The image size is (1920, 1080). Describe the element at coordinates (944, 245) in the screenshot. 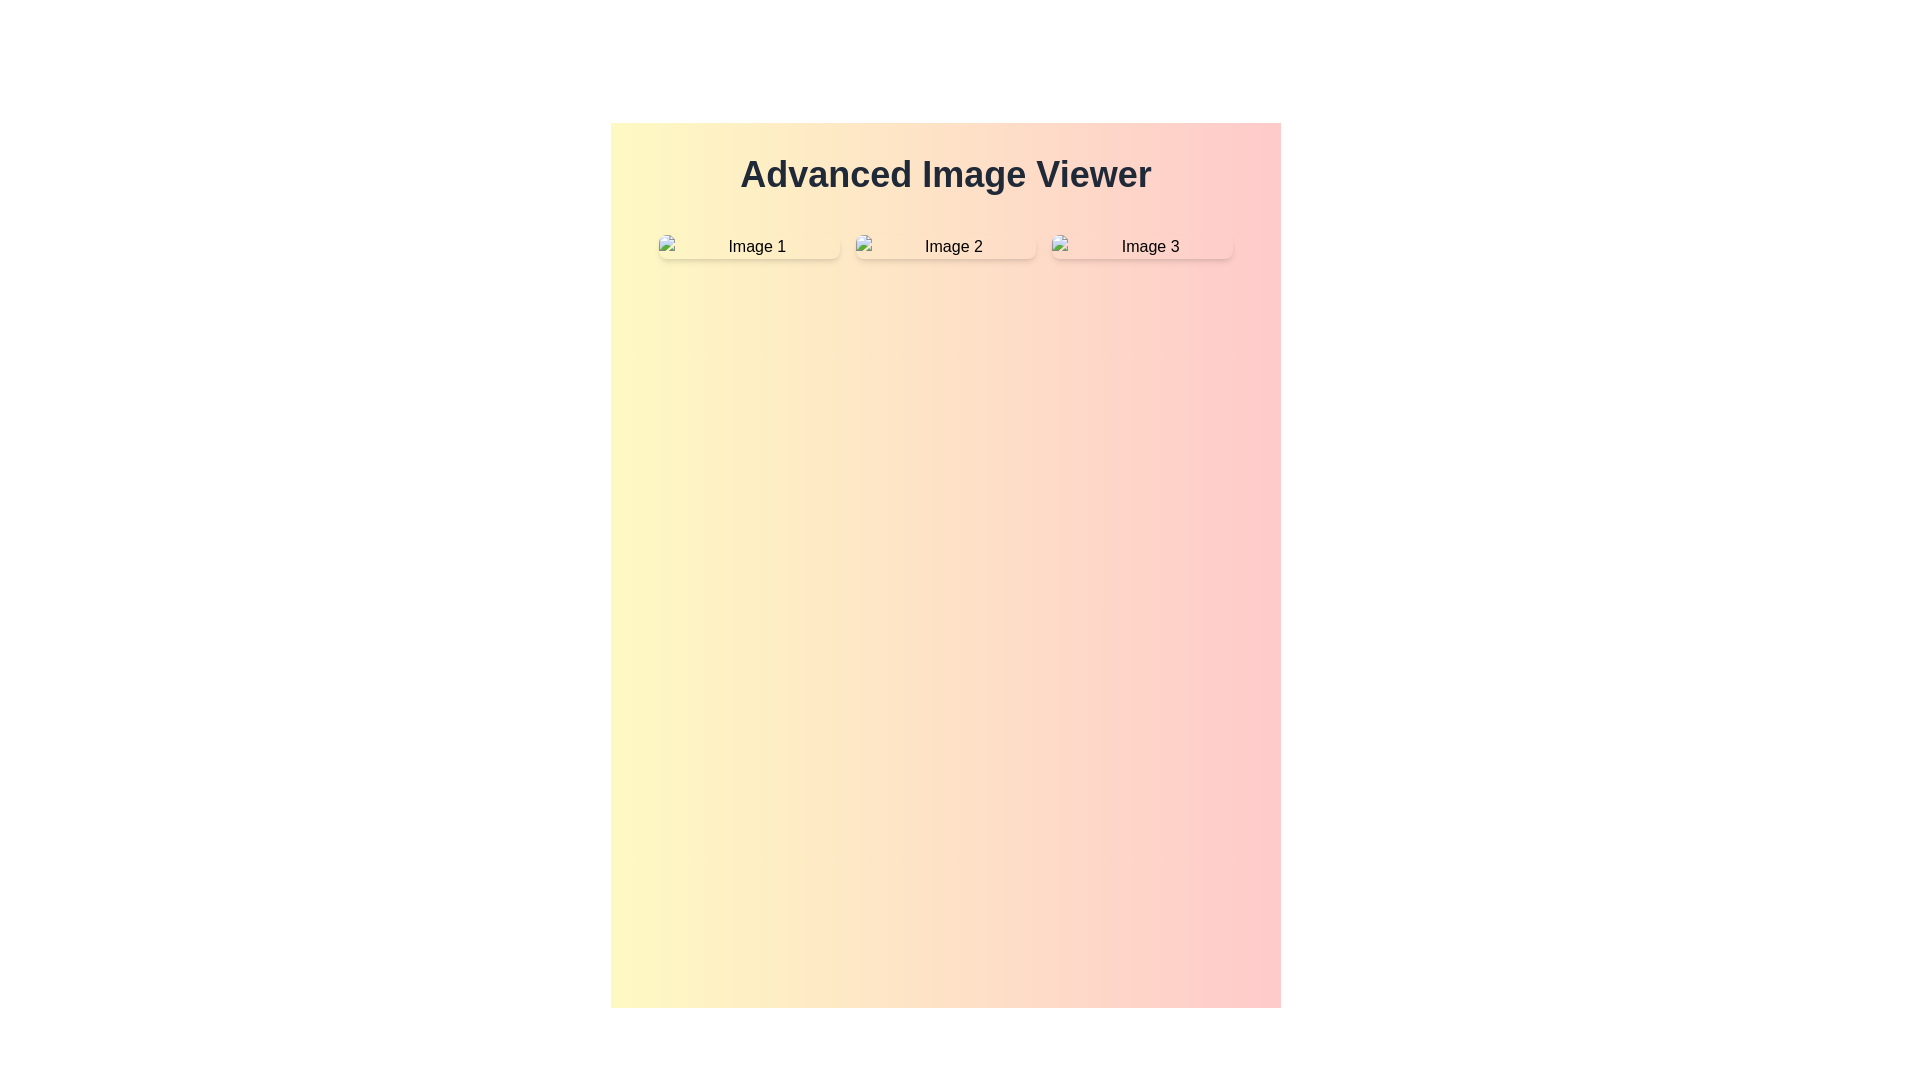

I see `the clickable image thumbnail labeled 'Image 2'` at that location.